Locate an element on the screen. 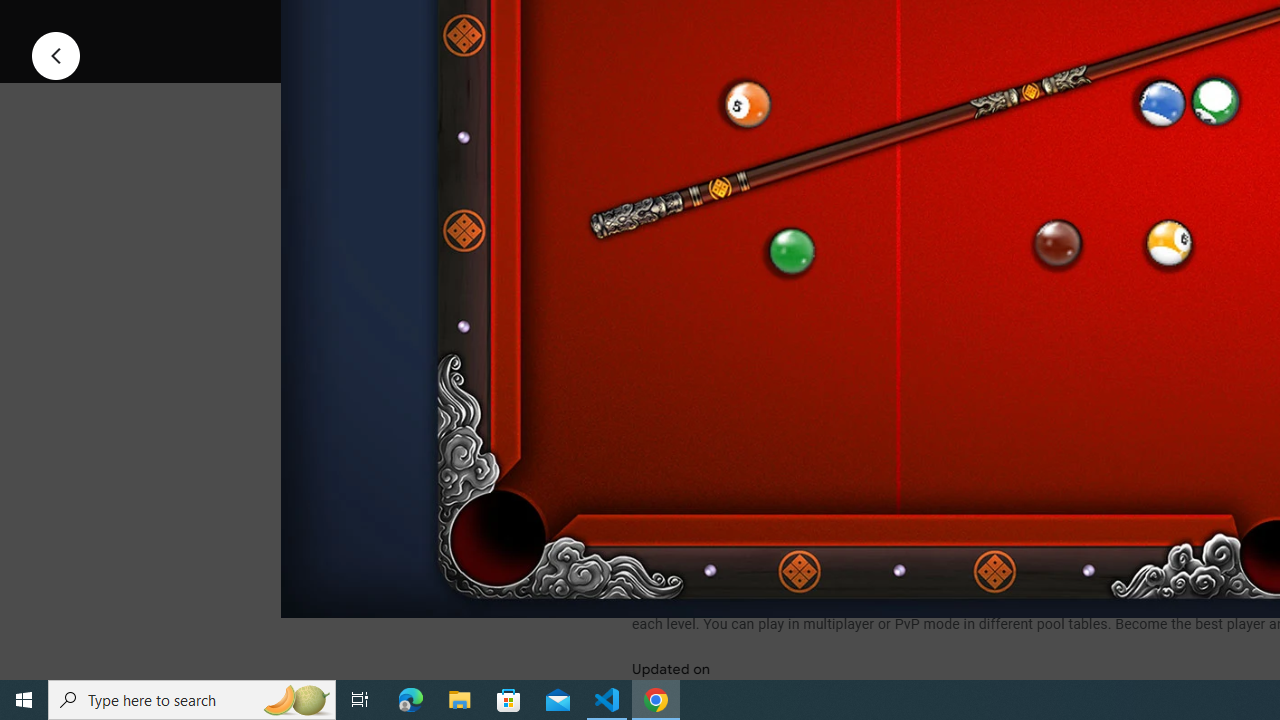 This screenshot has width=1280, height=720. 'Share' is located at coordinates (889, 24).